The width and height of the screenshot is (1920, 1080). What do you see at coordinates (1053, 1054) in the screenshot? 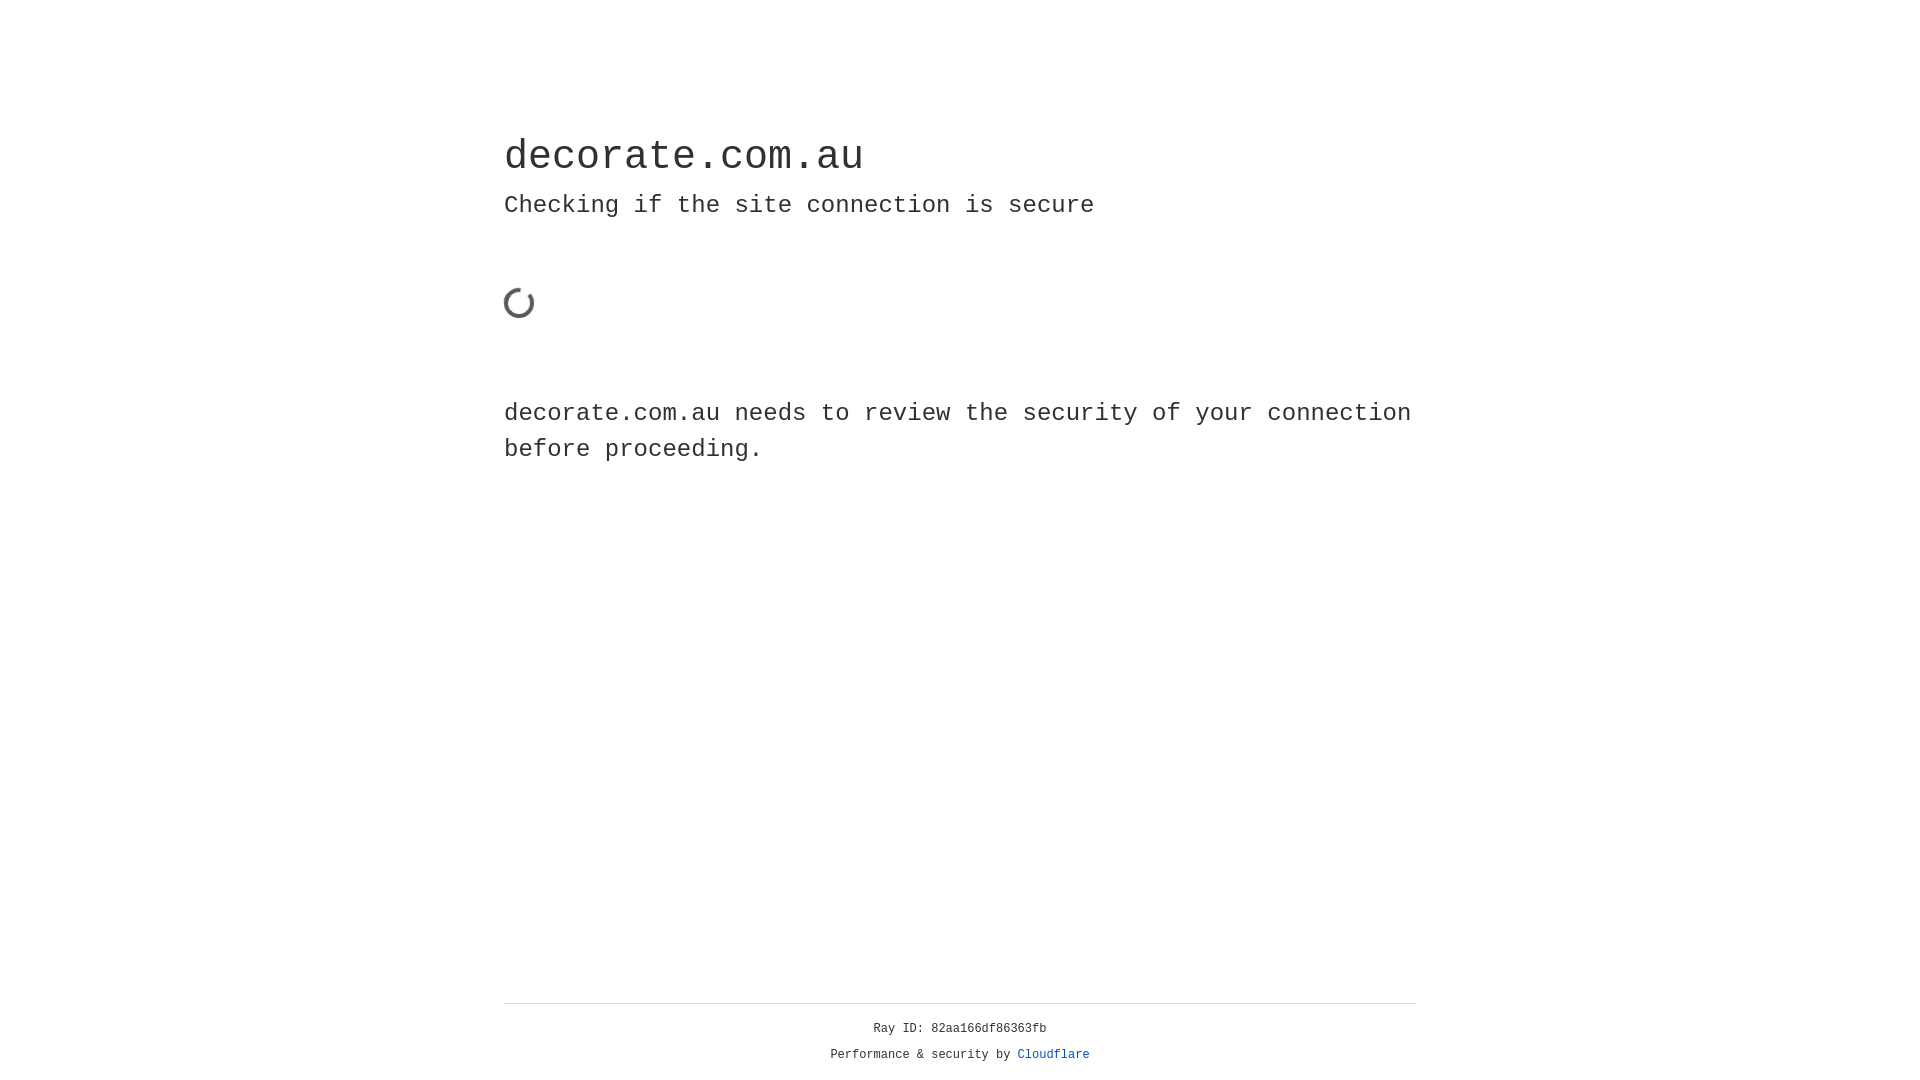
I see `'Cloudflare'` at bounding box center [1053, 1054].